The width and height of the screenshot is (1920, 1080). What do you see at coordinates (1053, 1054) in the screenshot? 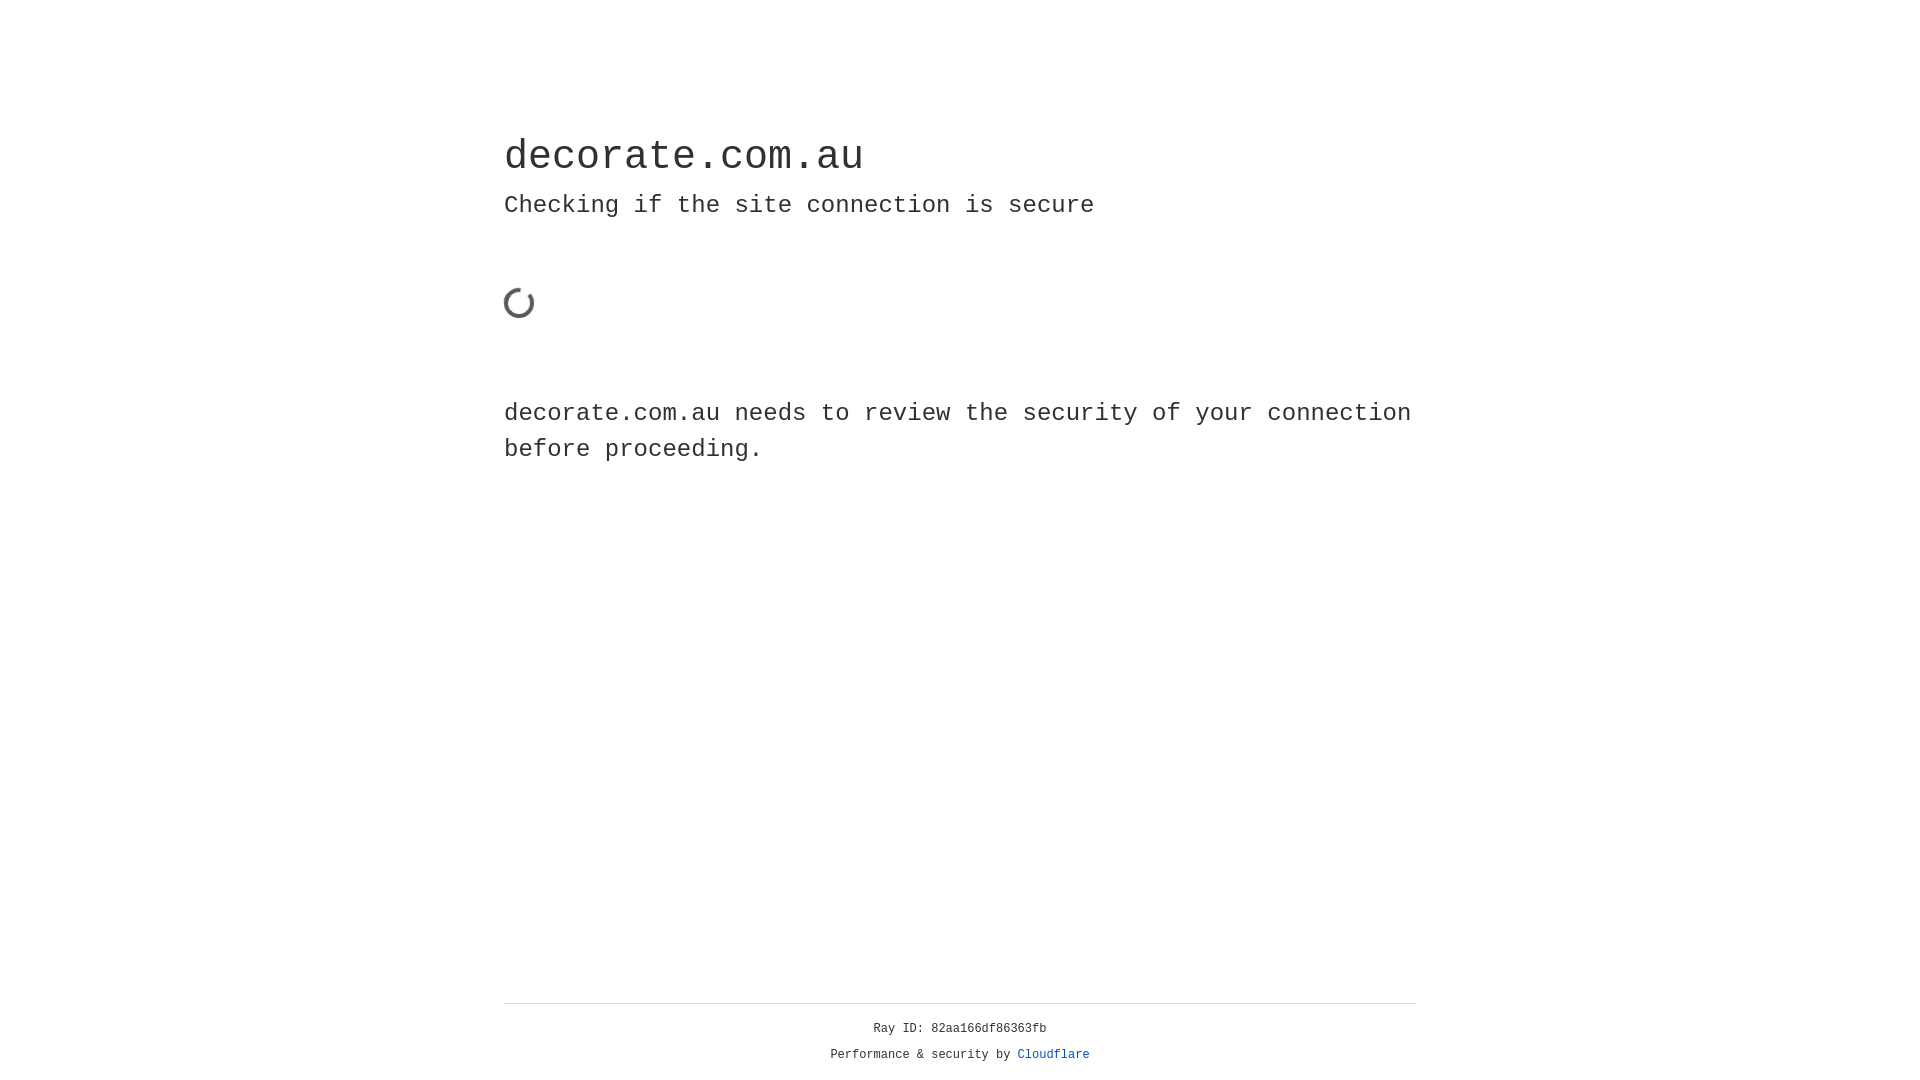
I see `'Cloudflare'` at bounding box center [1053, 1054].